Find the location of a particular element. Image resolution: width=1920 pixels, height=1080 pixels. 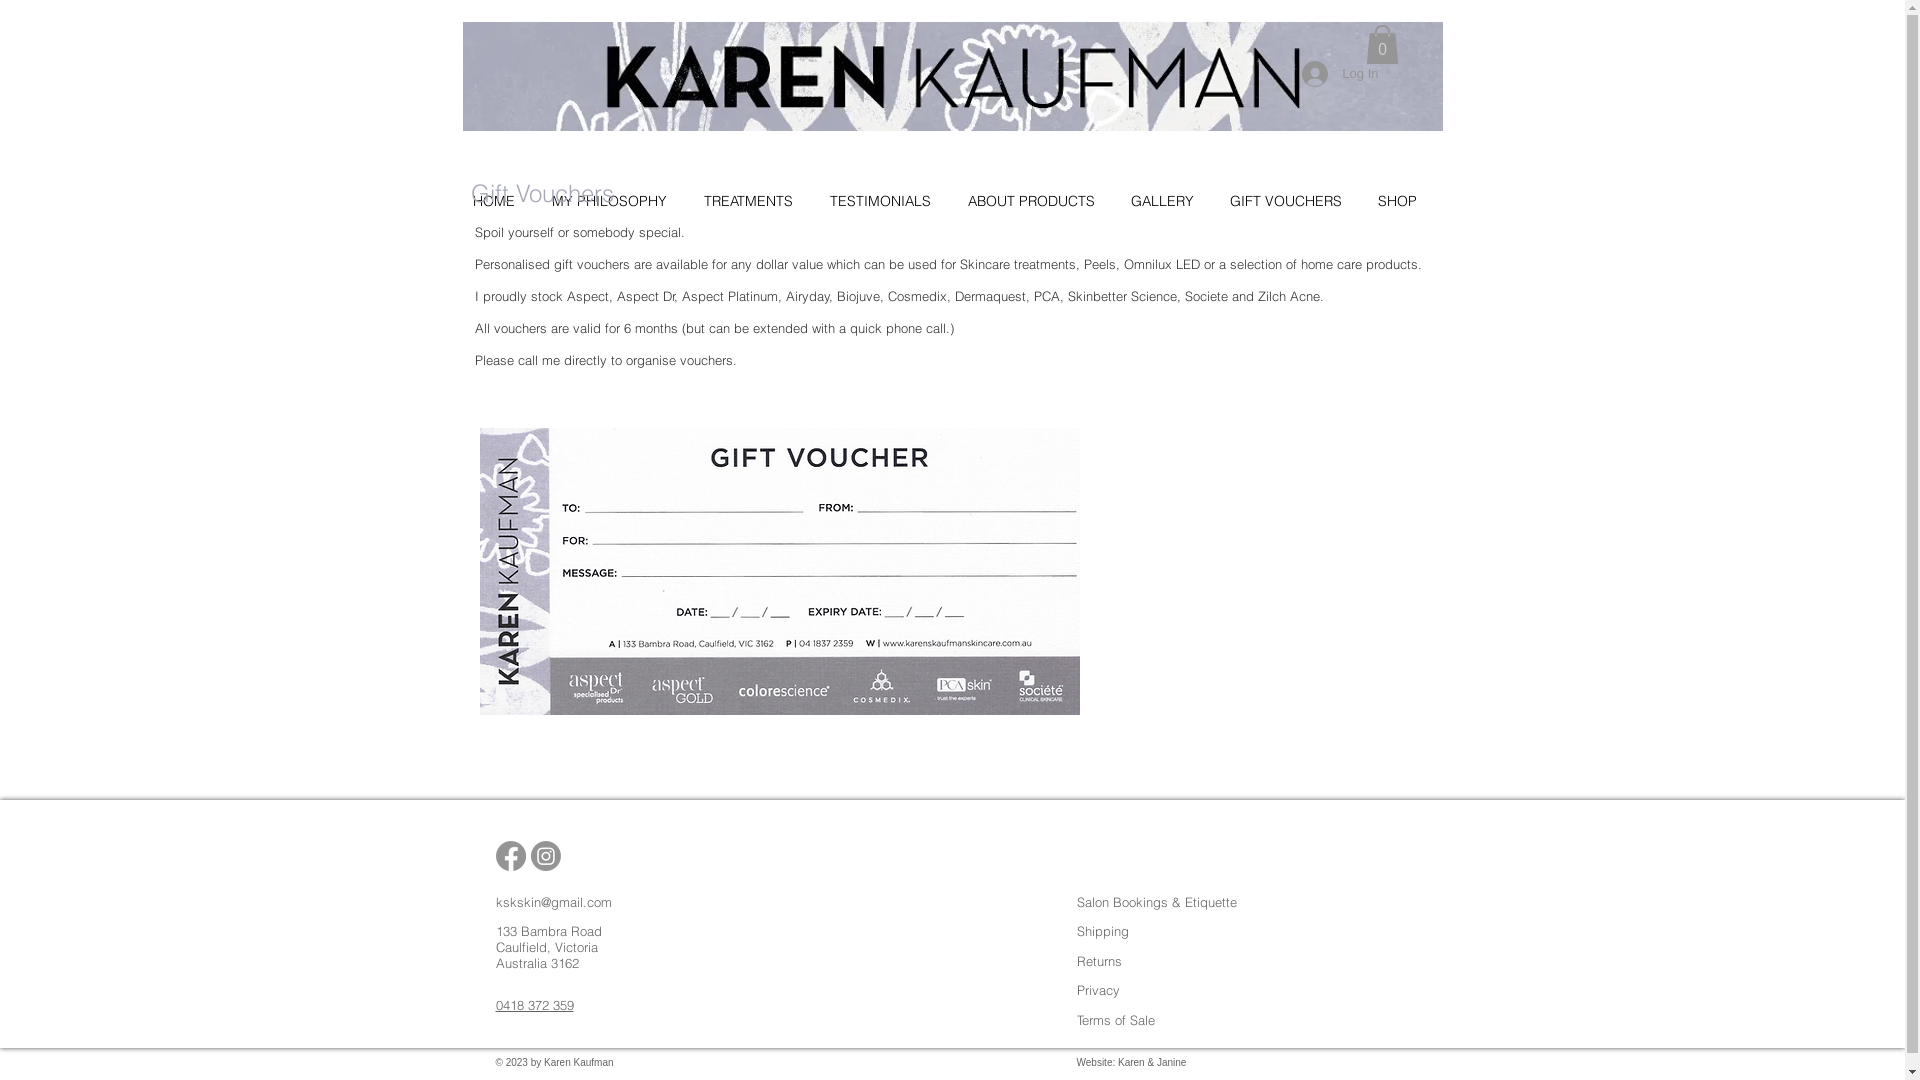

'GALLERY' is located at coordinates (1169, 200).